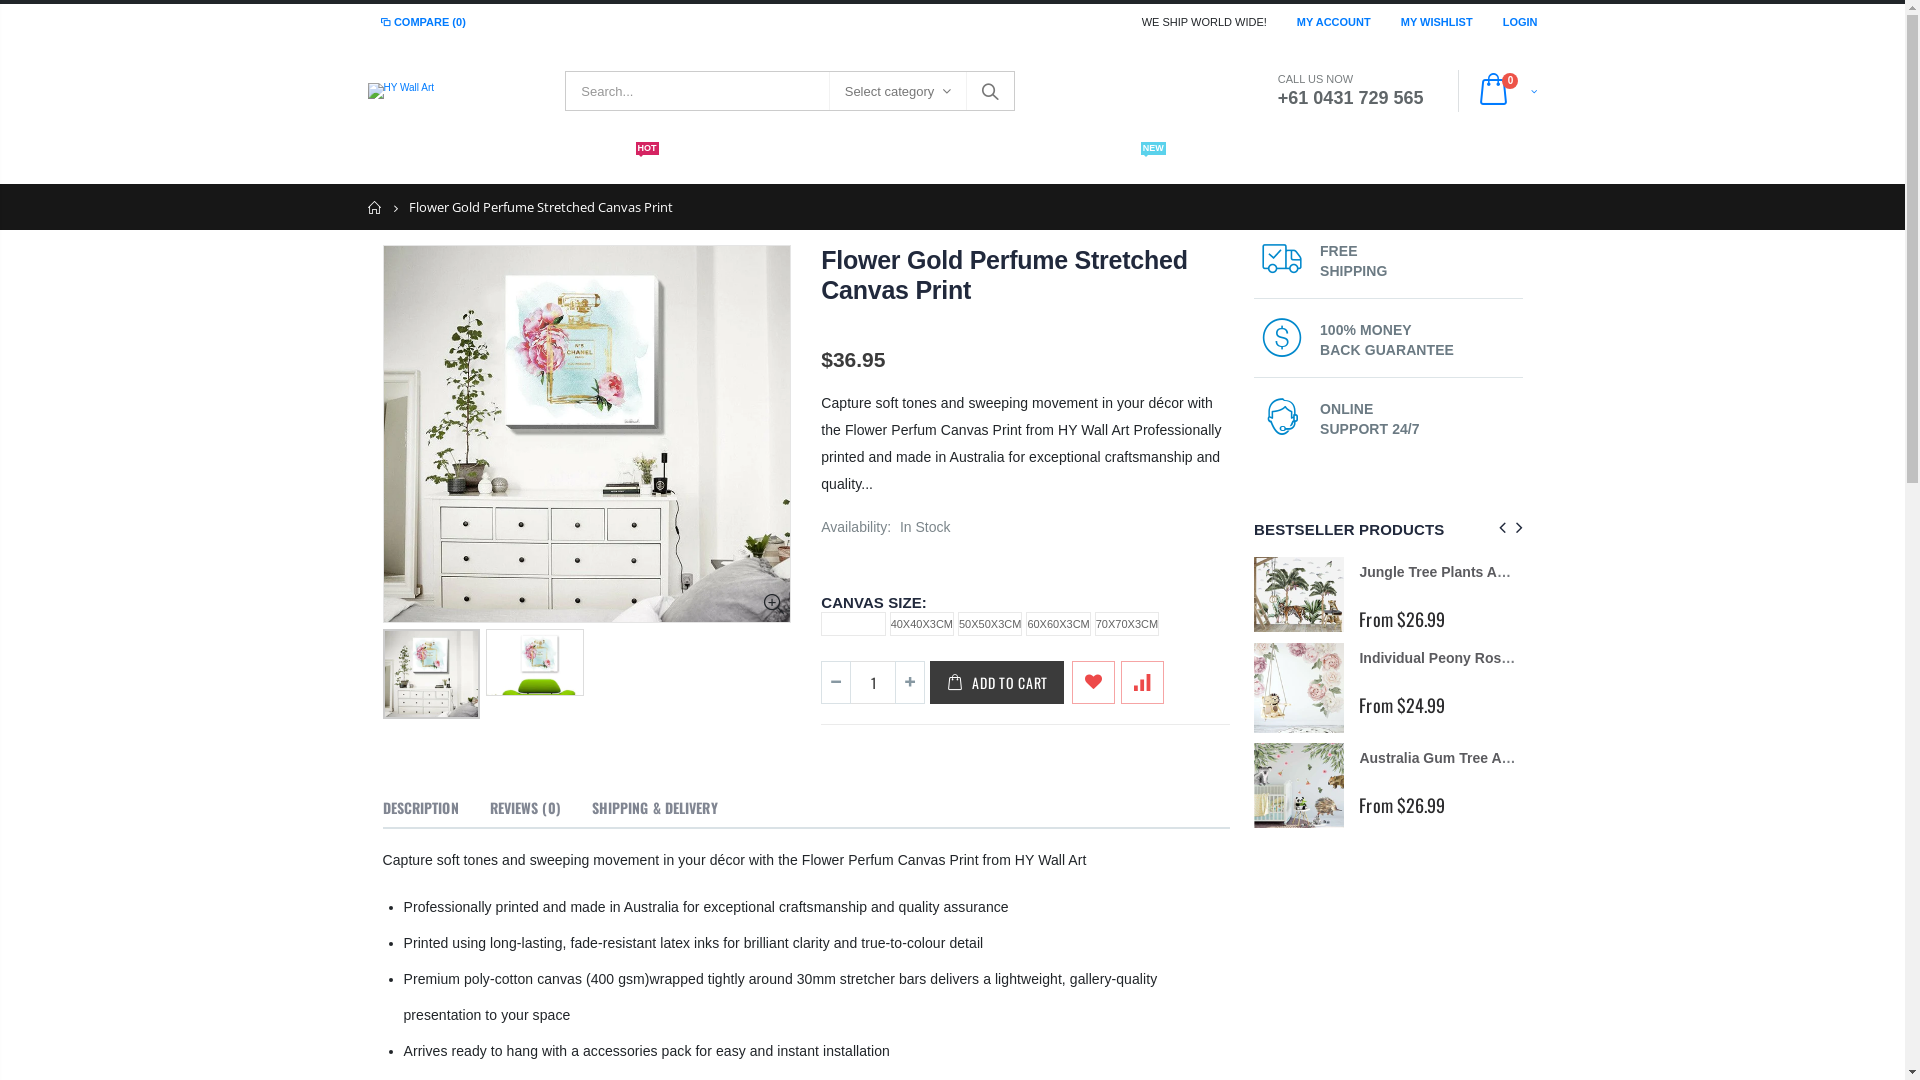 This screenshot has height=1080, width=1920. Describe the element at coordinates (1502, 91) in the screenshot. I see `'0'` at that location.